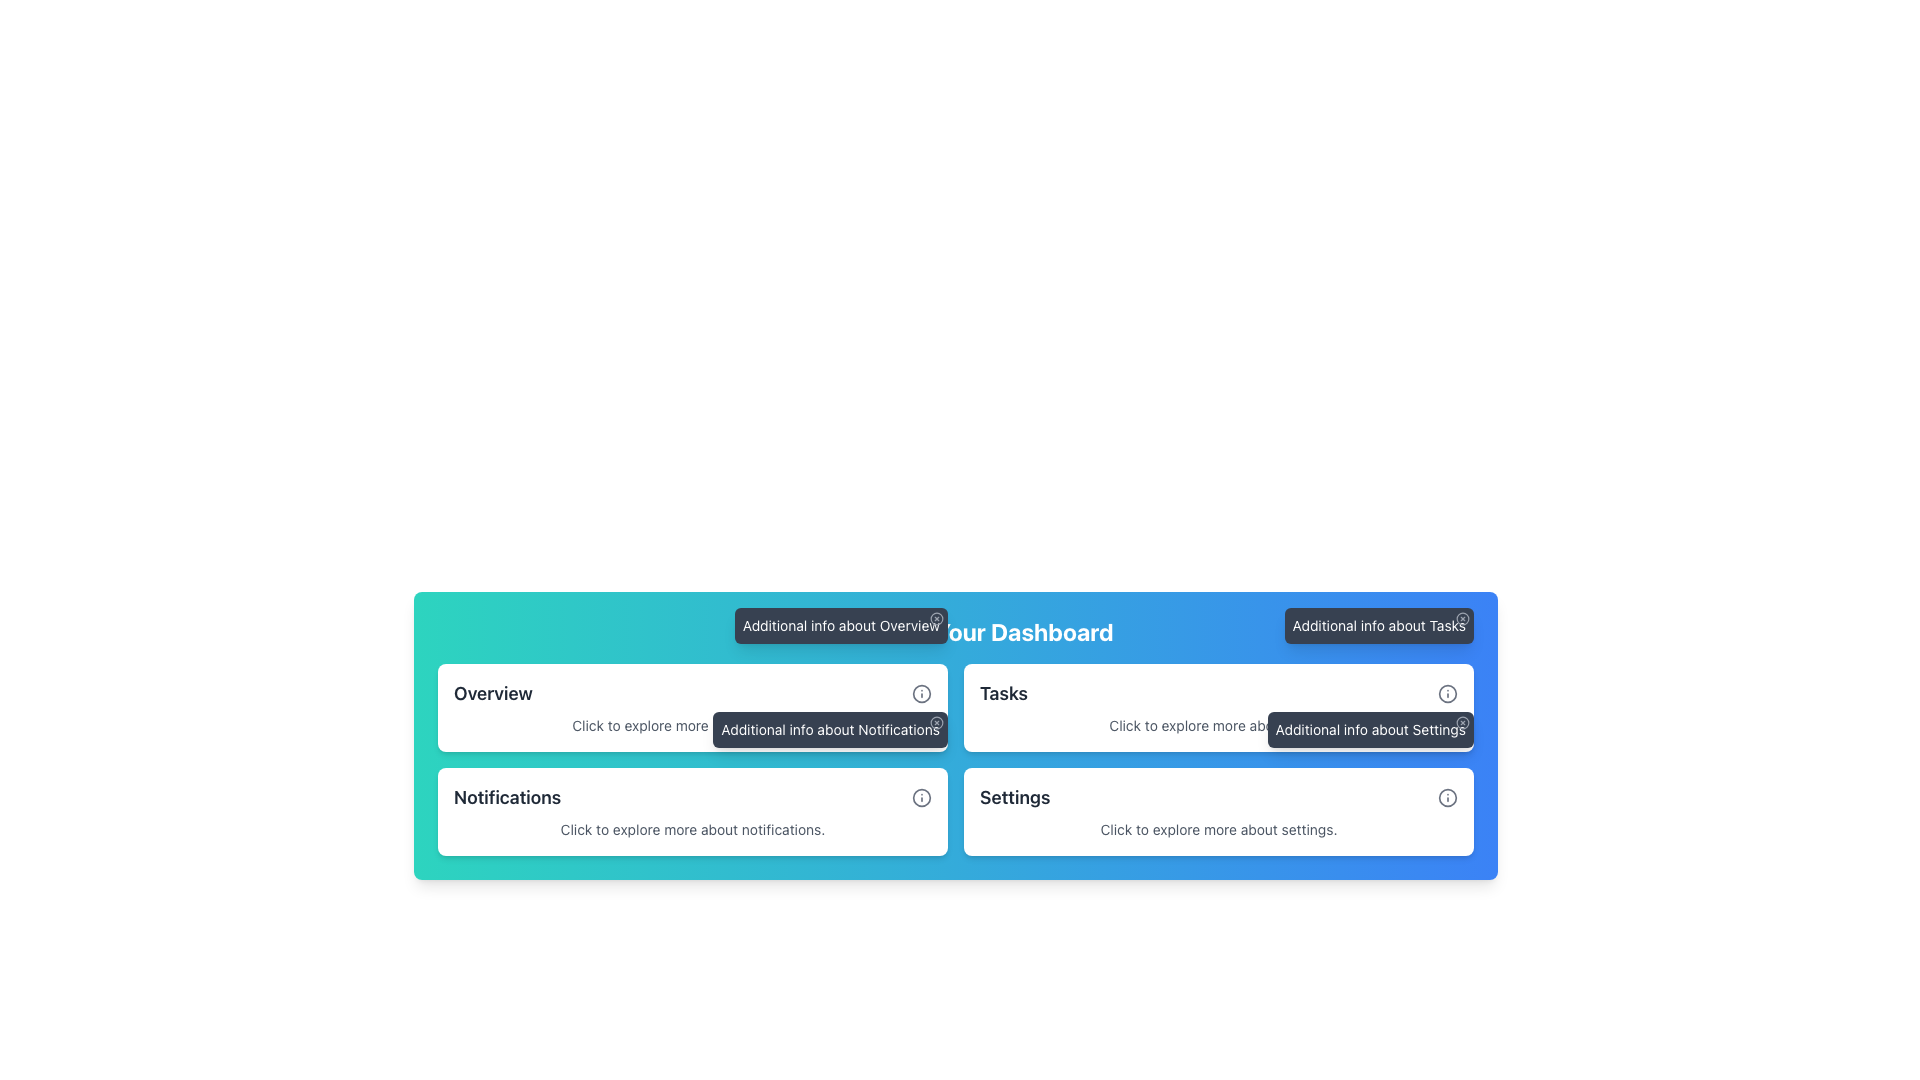 This screenshot has width=1920, height=1080. I want to click on the circular icon button with a gray border and an information symbol in the top-right corner of the 'Notifications' section header, so click(920, 797).